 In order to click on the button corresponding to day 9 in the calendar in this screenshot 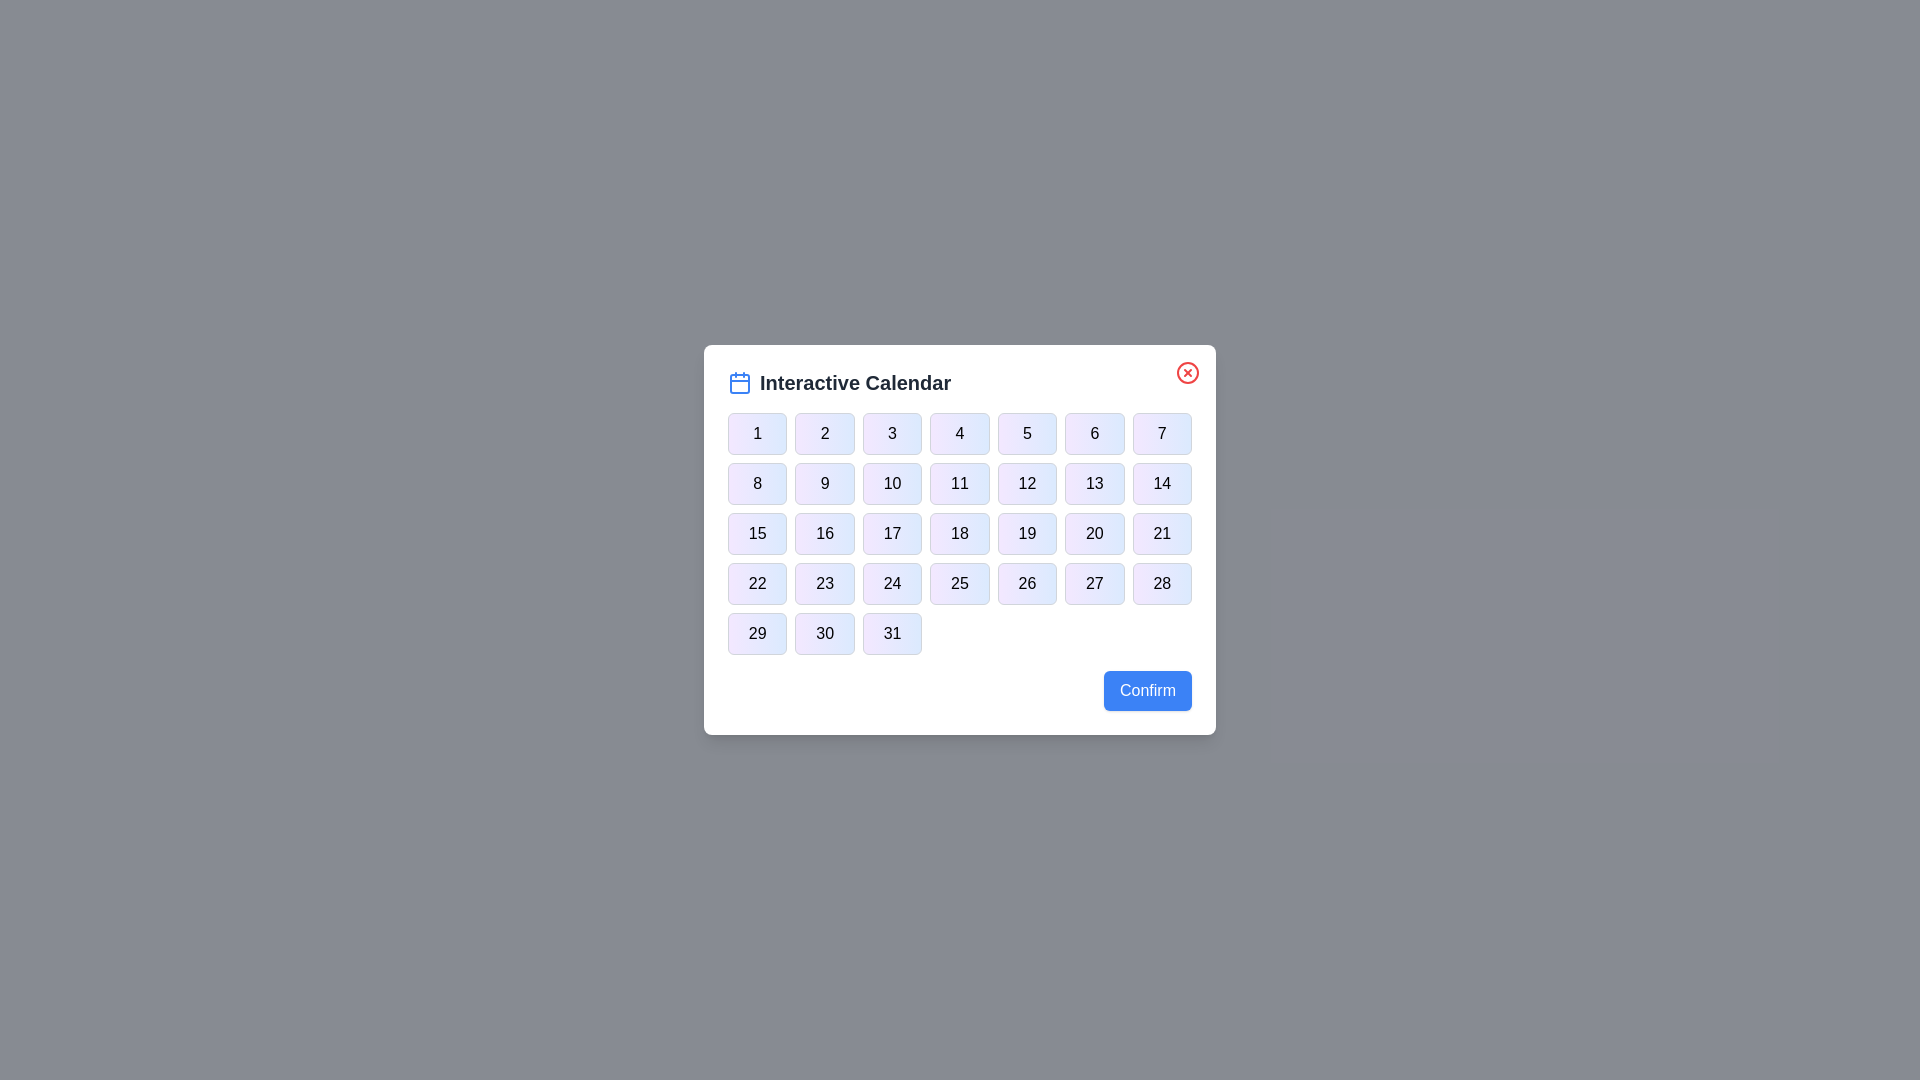, I will do `click(825, 483)`.